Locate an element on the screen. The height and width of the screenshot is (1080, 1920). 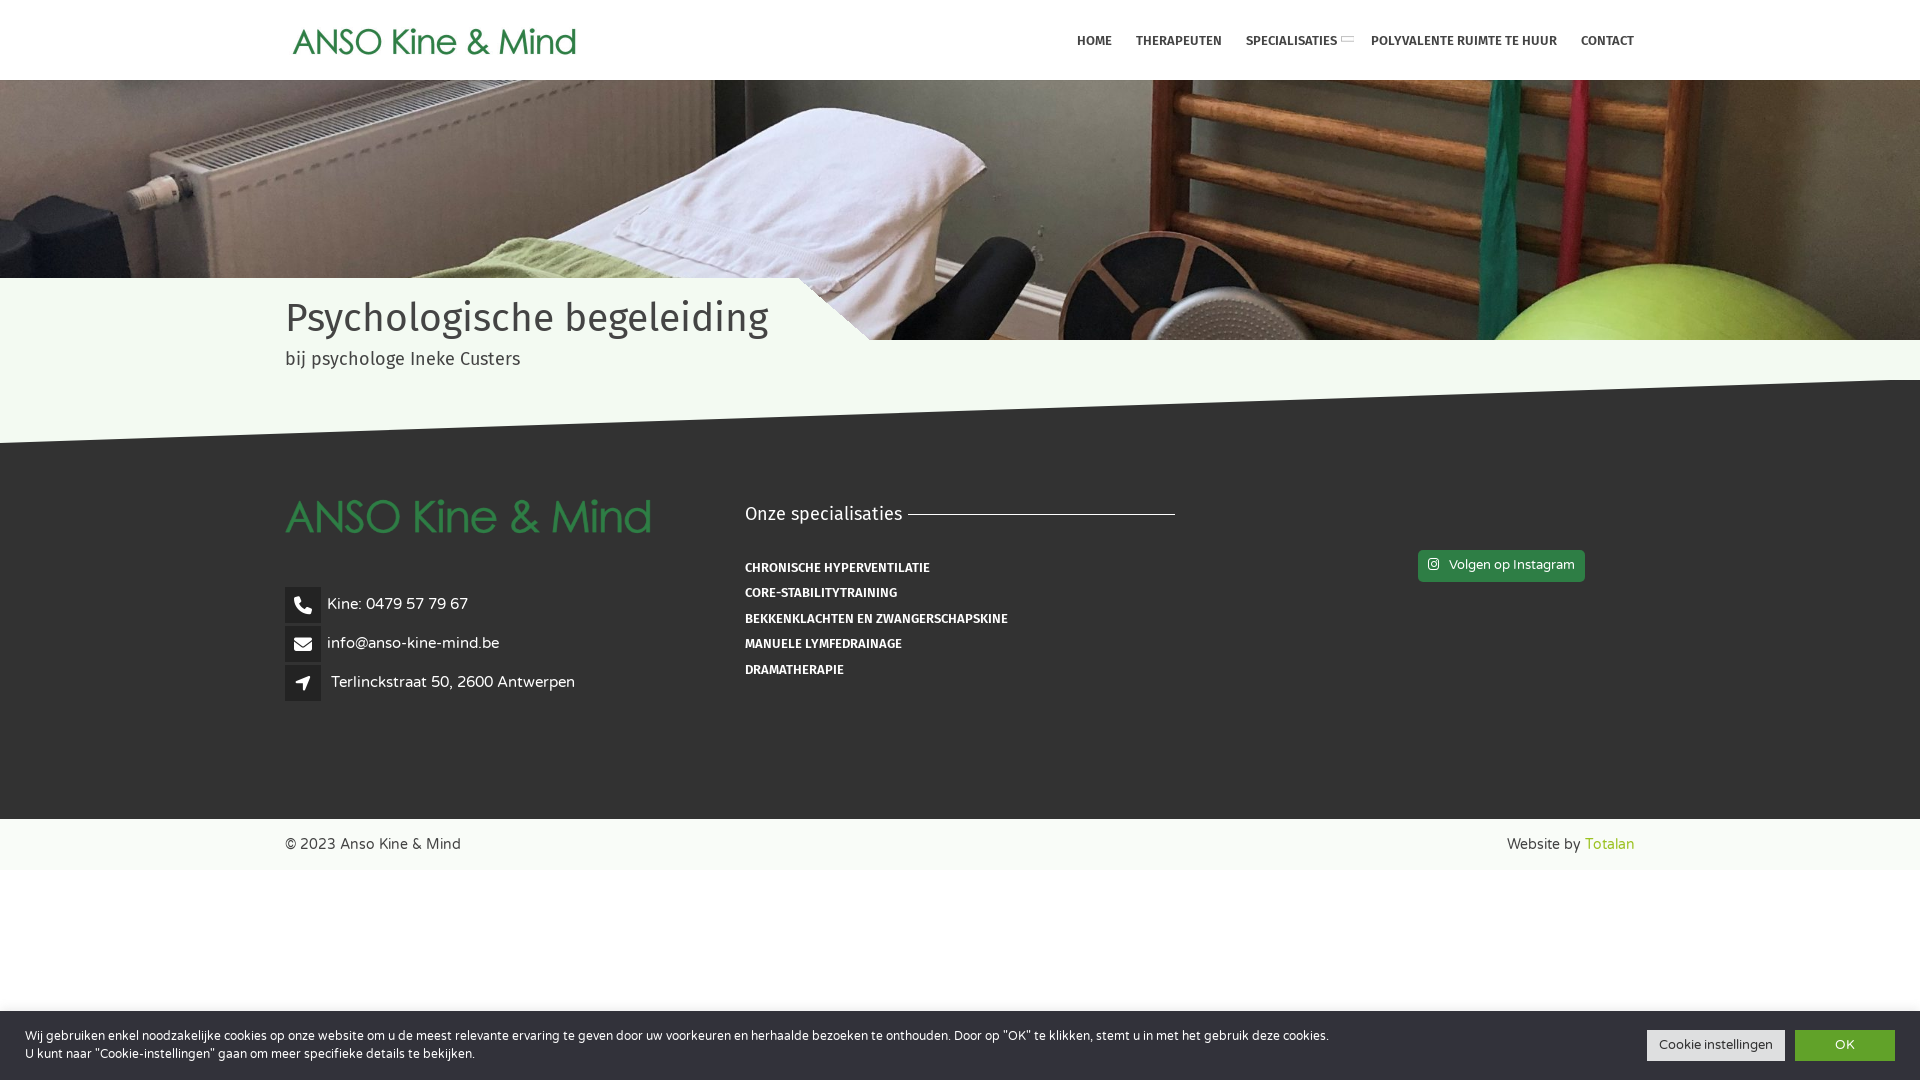
'HOME' is located at coordinates (1093, 40).